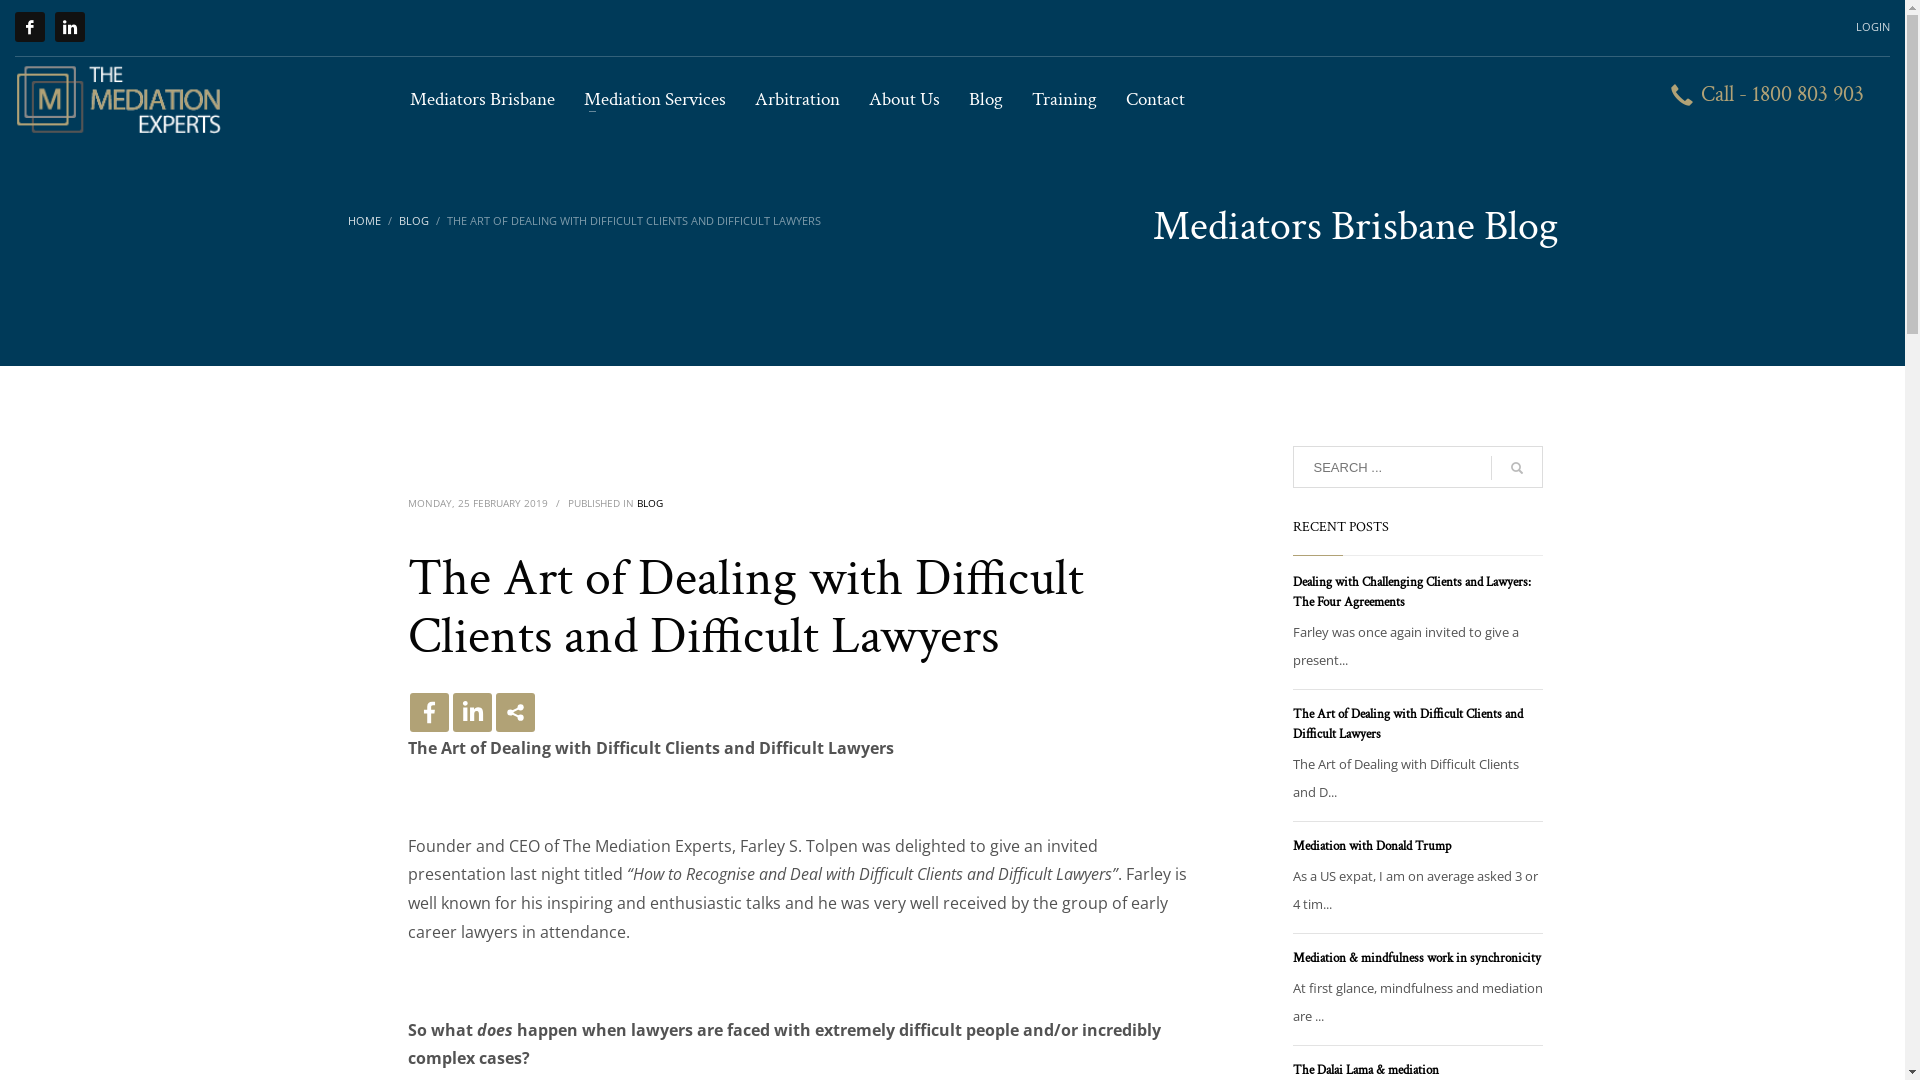  Describe the element at coordinates (796, 100) in the screenshot. I see `'Arbitration'` at that location.